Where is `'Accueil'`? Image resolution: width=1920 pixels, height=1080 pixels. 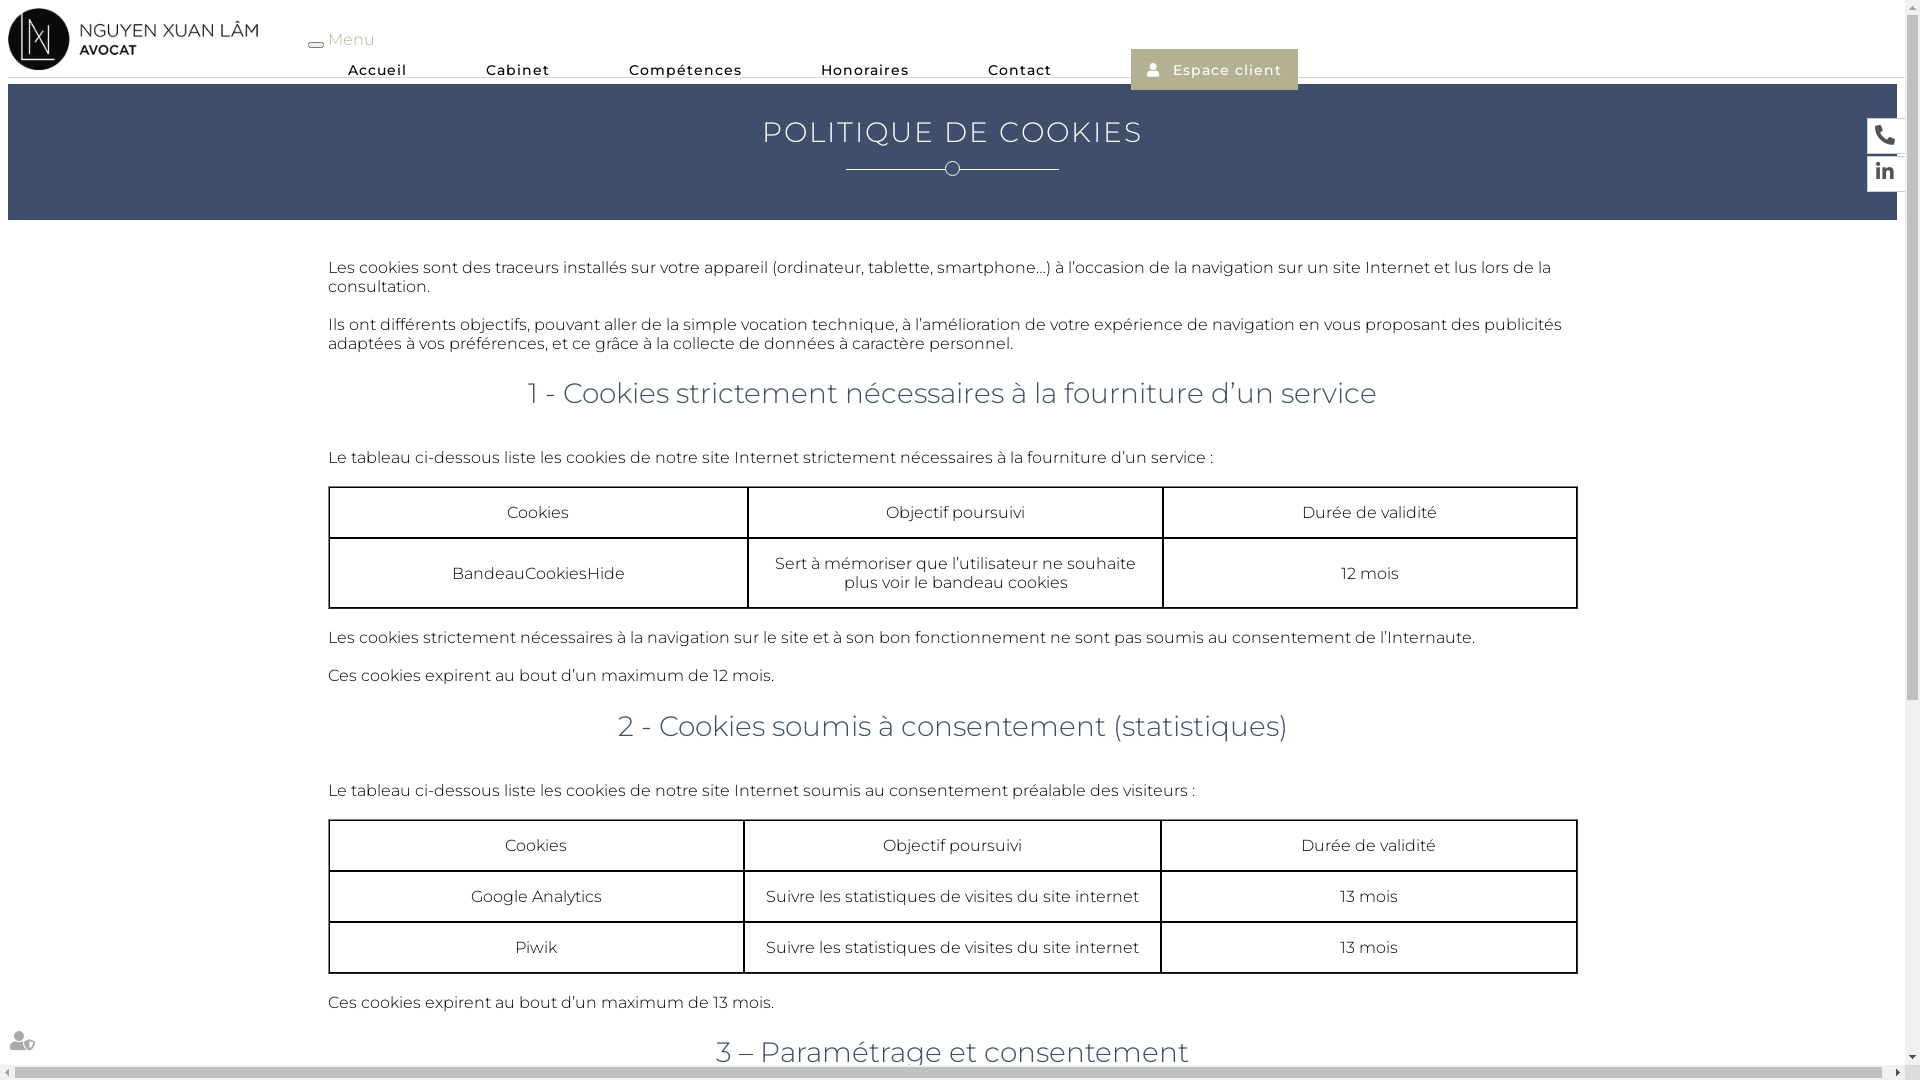 'Accueil' is located at coordinates (377, 72).